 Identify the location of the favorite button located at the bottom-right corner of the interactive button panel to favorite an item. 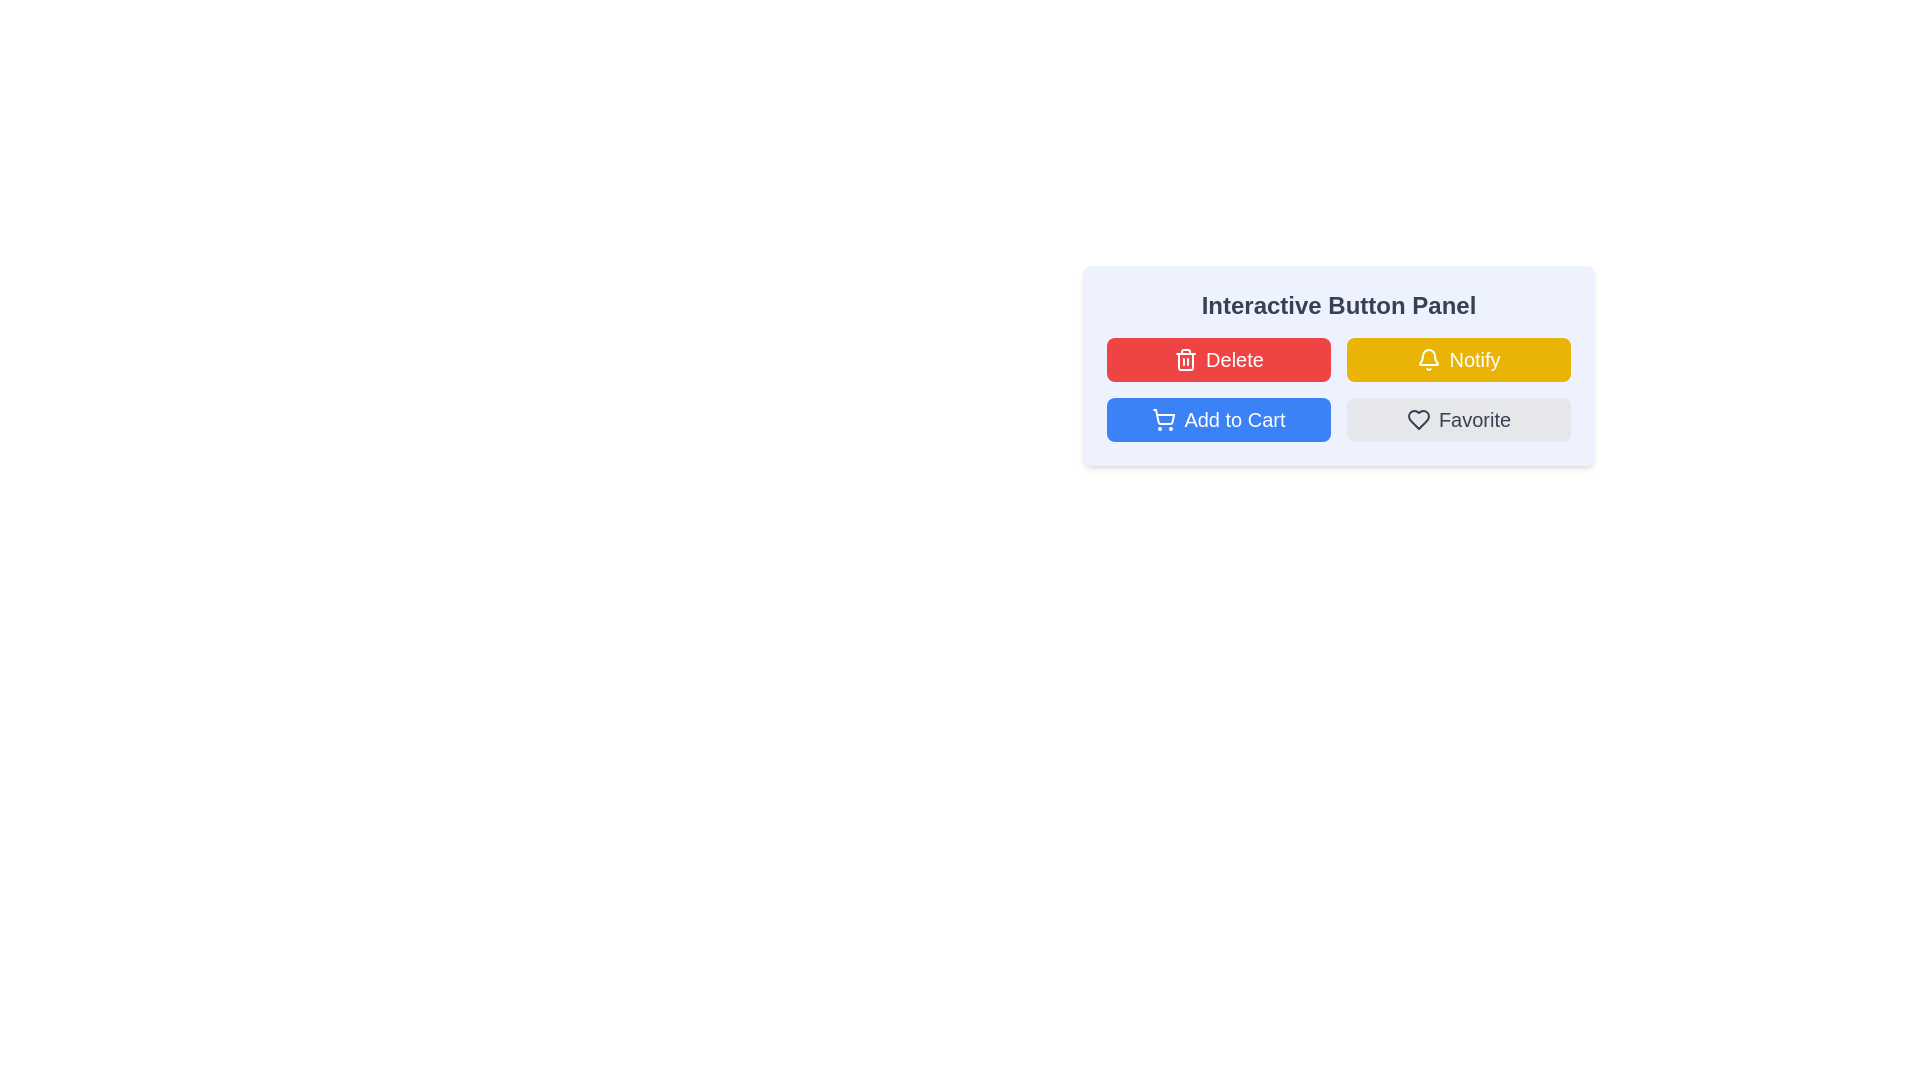
(1459, 419).